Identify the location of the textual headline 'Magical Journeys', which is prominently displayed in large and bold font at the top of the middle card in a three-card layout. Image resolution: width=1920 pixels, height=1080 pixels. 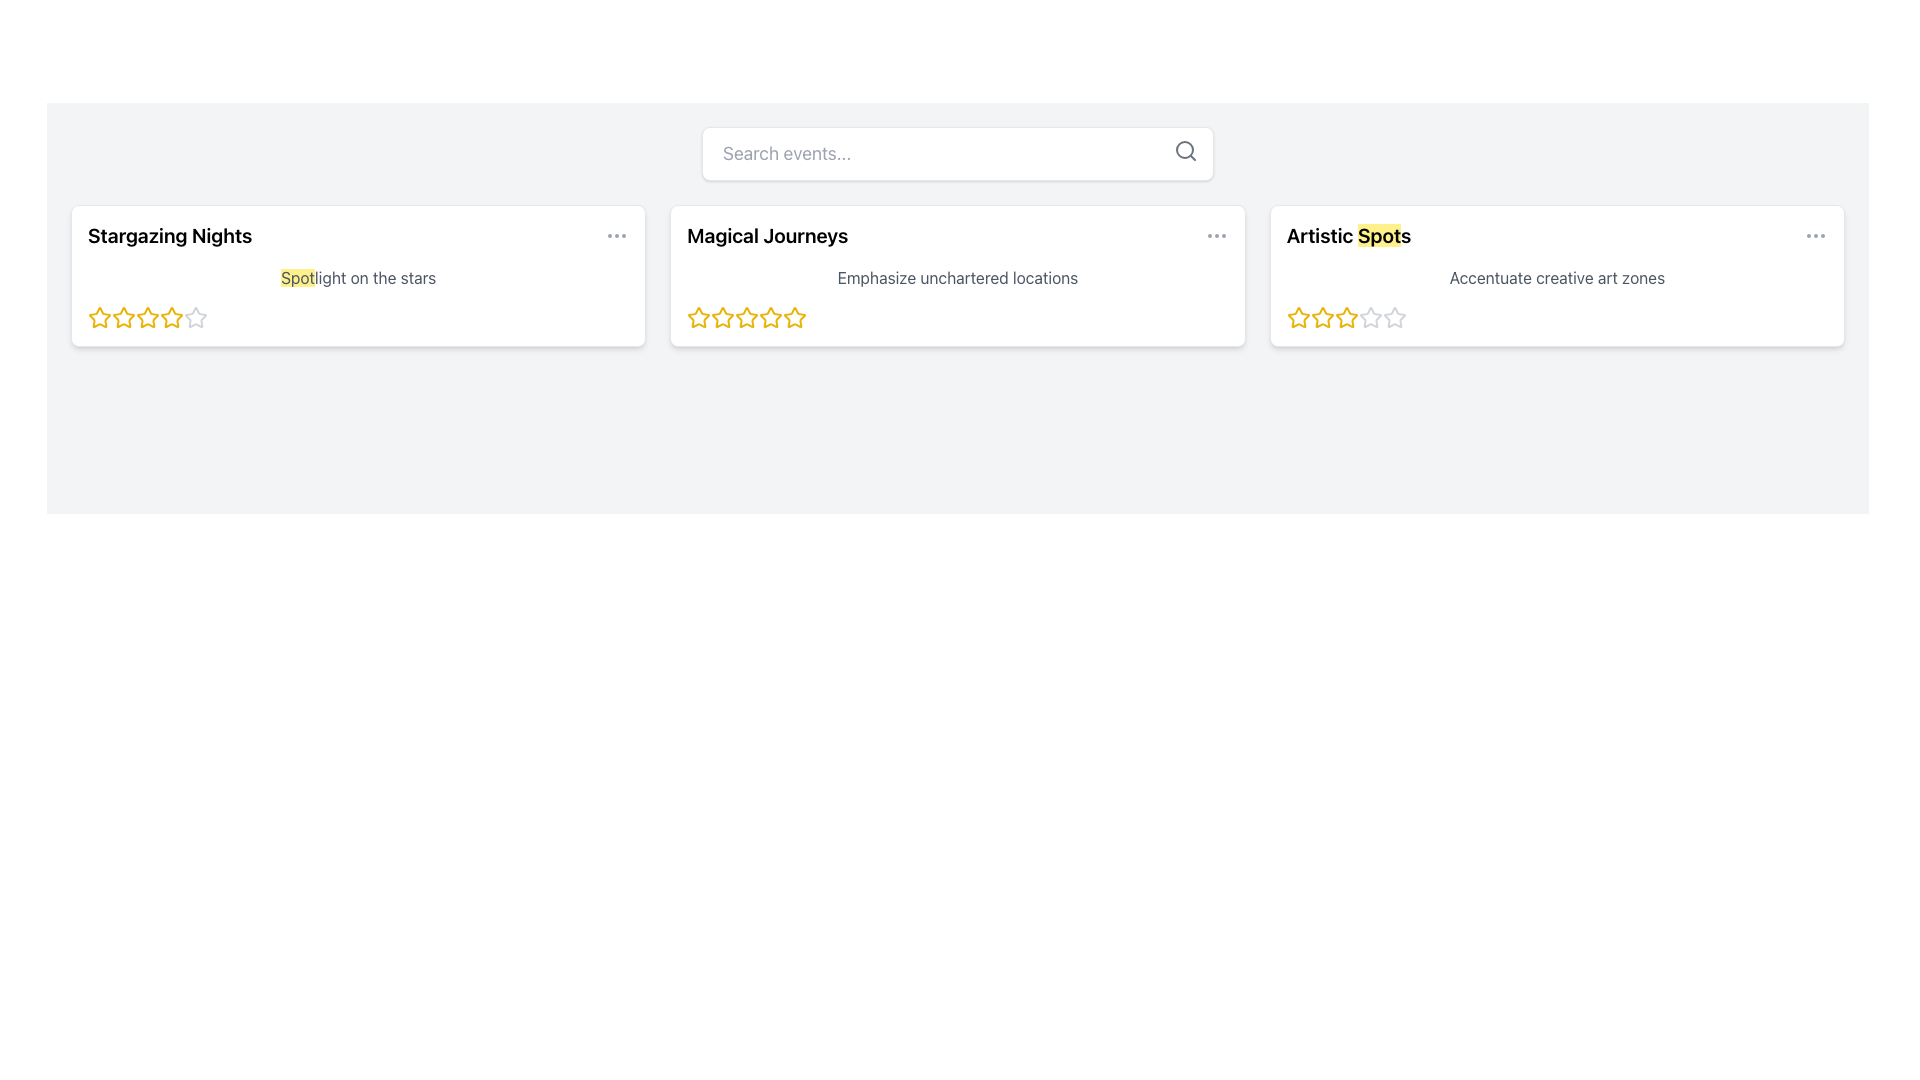
(766, 234).